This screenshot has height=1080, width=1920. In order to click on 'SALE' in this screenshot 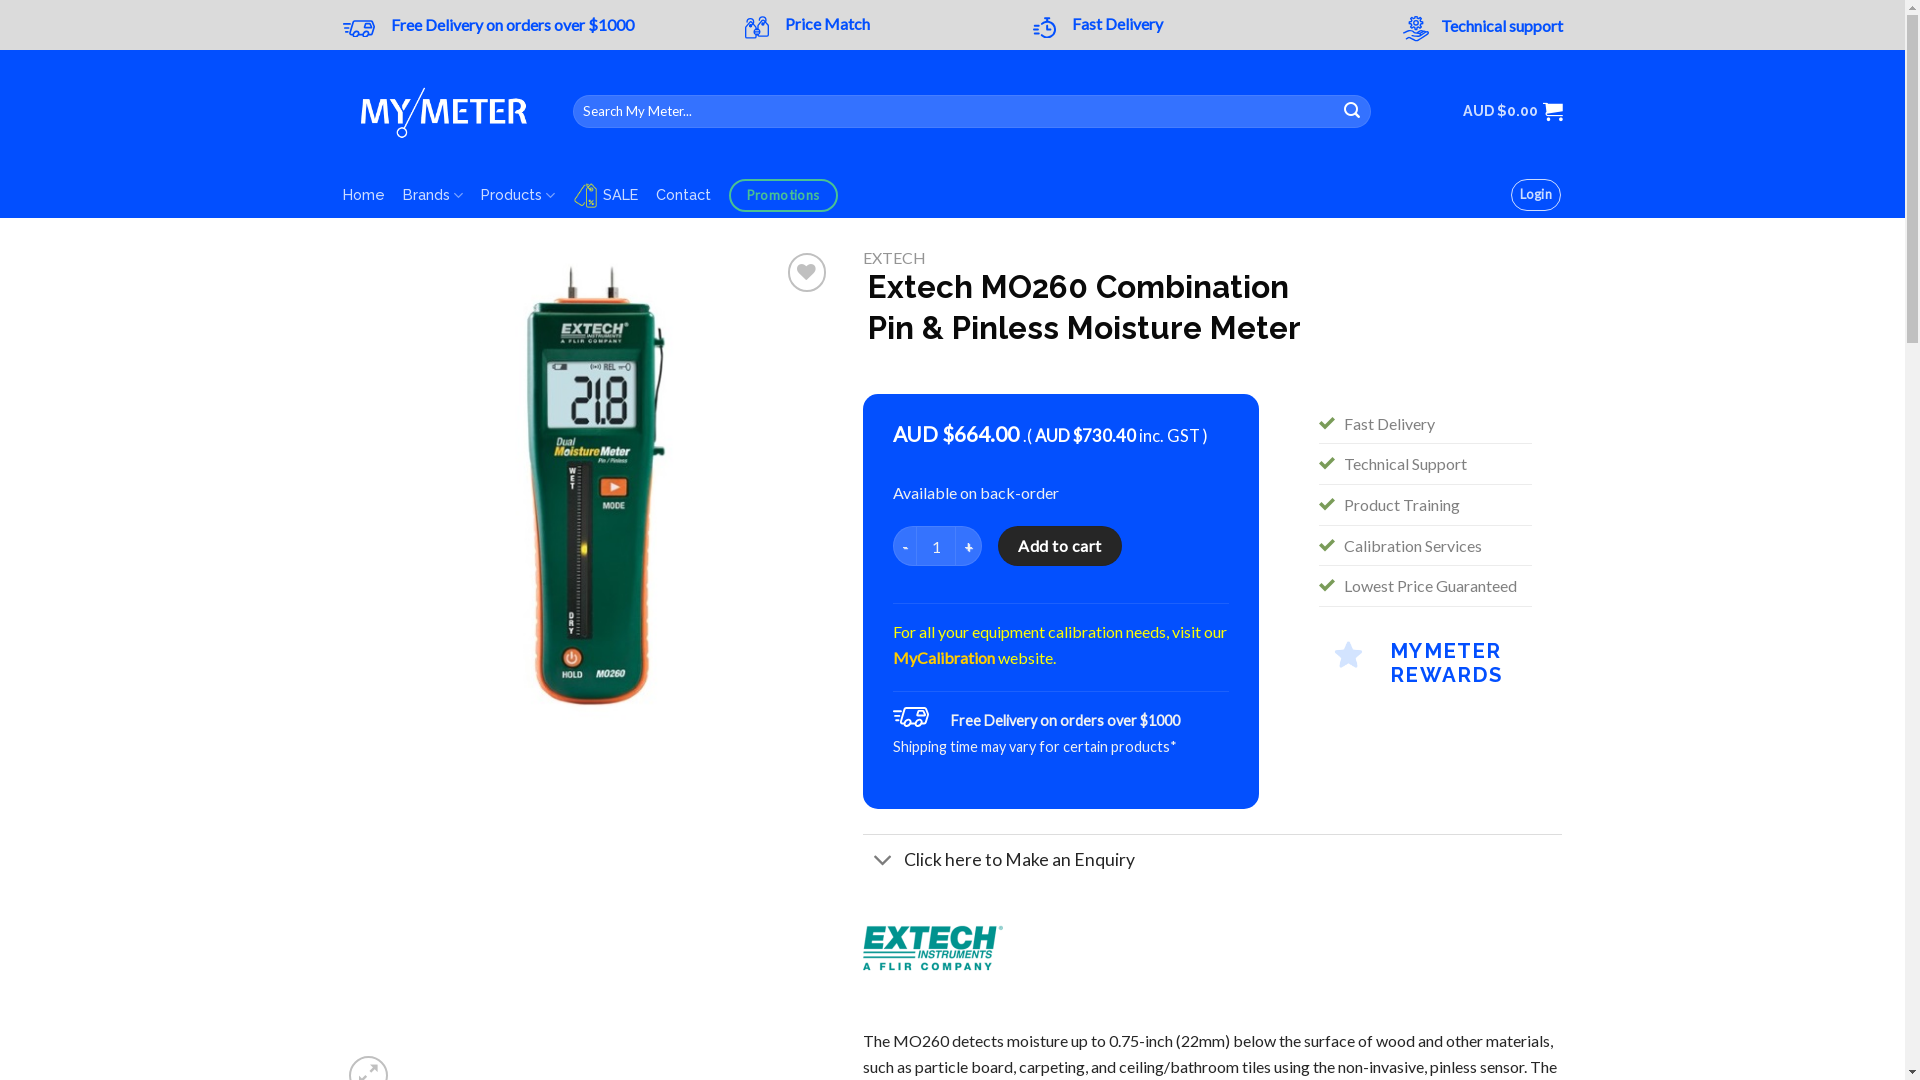, I will do `click(571, 195)`.